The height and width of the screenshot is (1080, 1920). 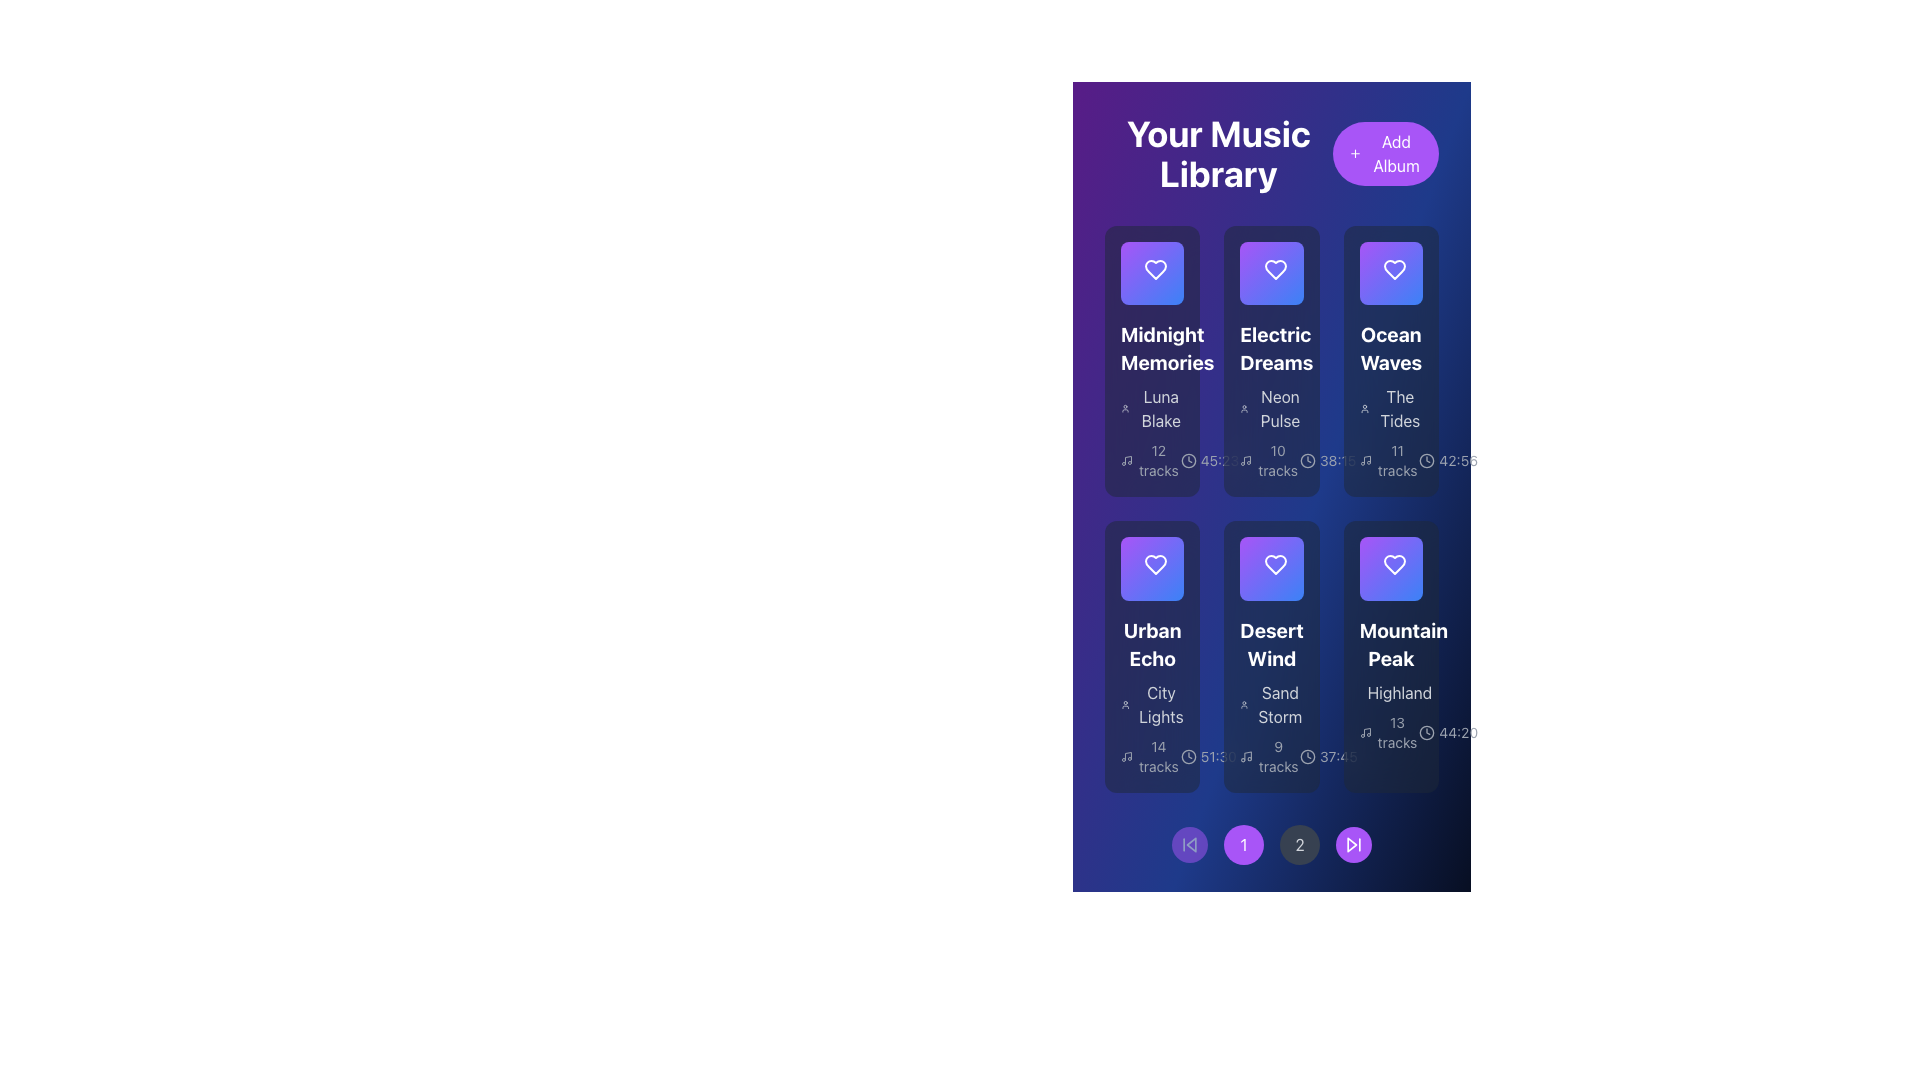 I want to click on the 'Mountain Peak' album card, which features a rounded rectangle layout with a gradient background and displays the title 'Mountain Peak', subtitle 'Highland', along with metadata such as '13 tracks' and '44:20'. It is the sixth element in the grid of the 'Your Music Library' section, so click(x=1390, y=656).